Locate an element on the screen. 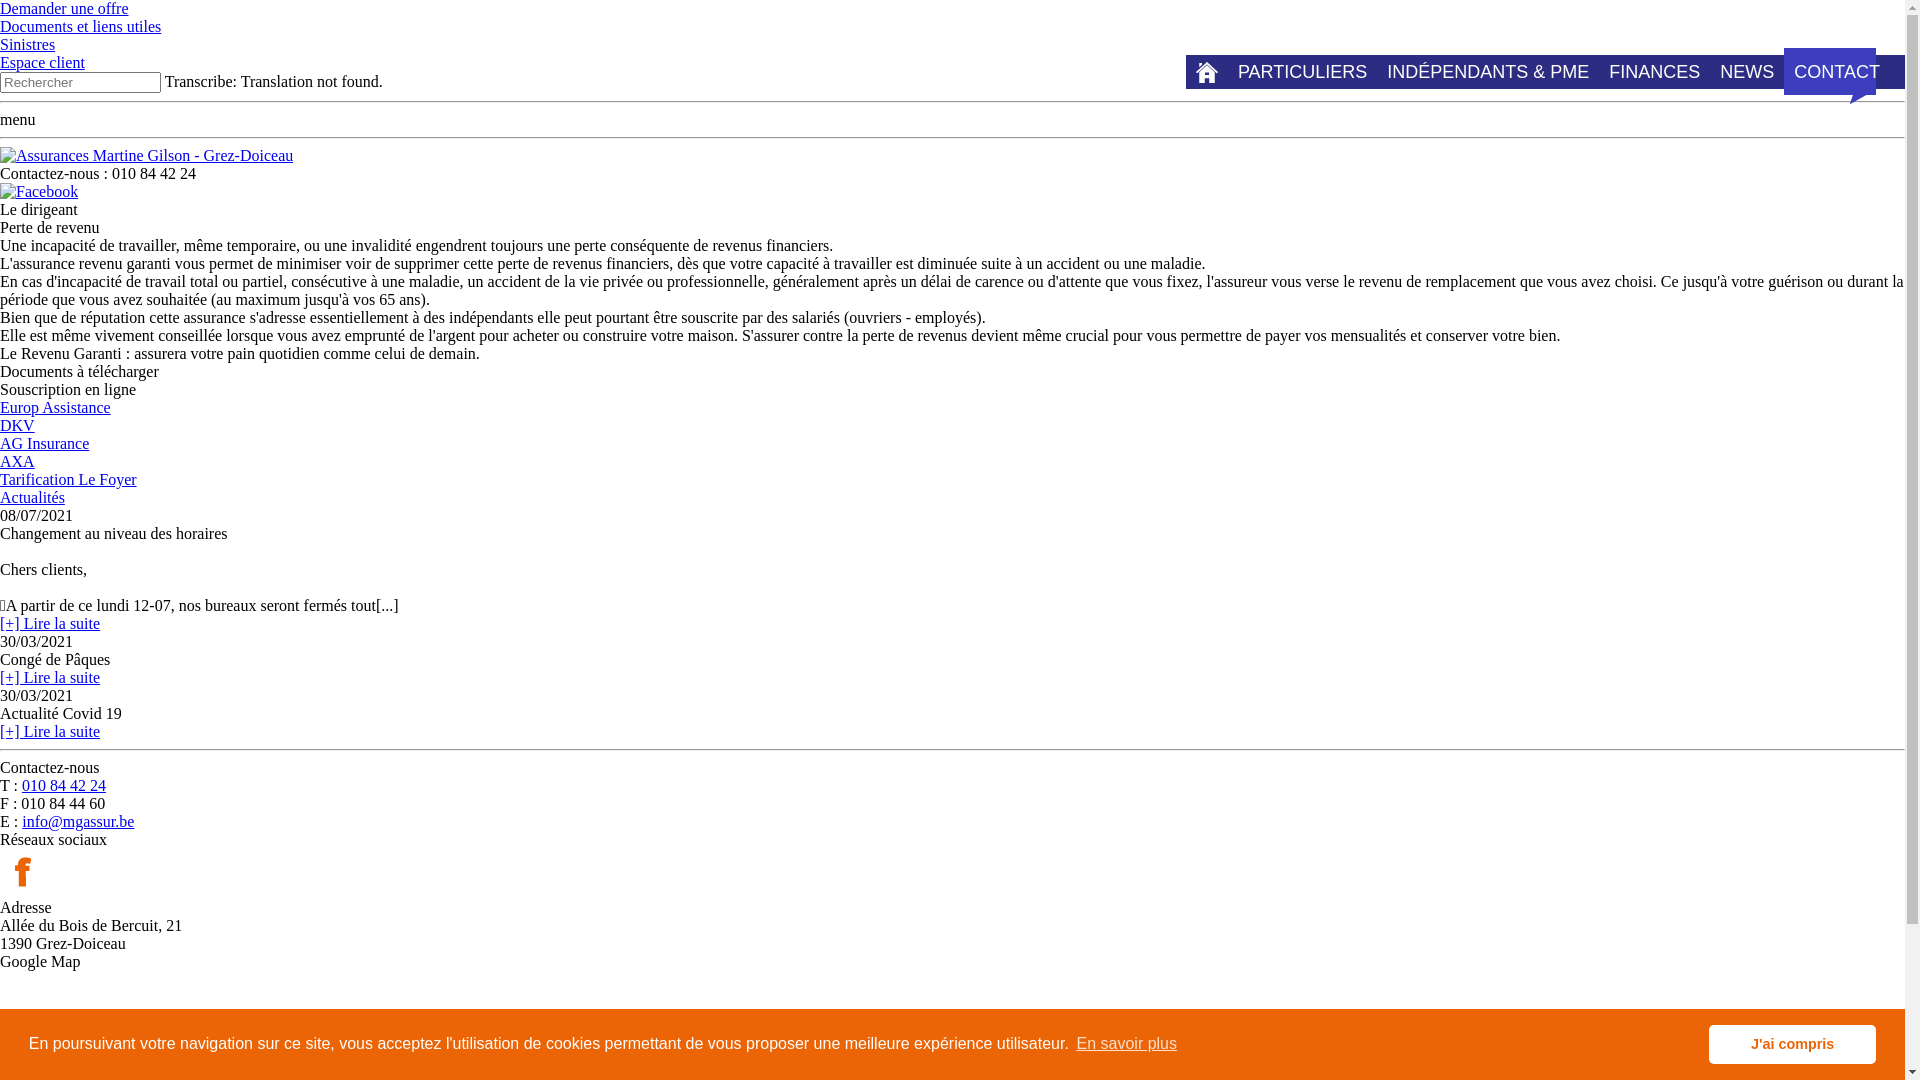 Image resolution: width=1920 pixels, height=1080 pixels. 'DKV' is located at coordinates (0, 424).